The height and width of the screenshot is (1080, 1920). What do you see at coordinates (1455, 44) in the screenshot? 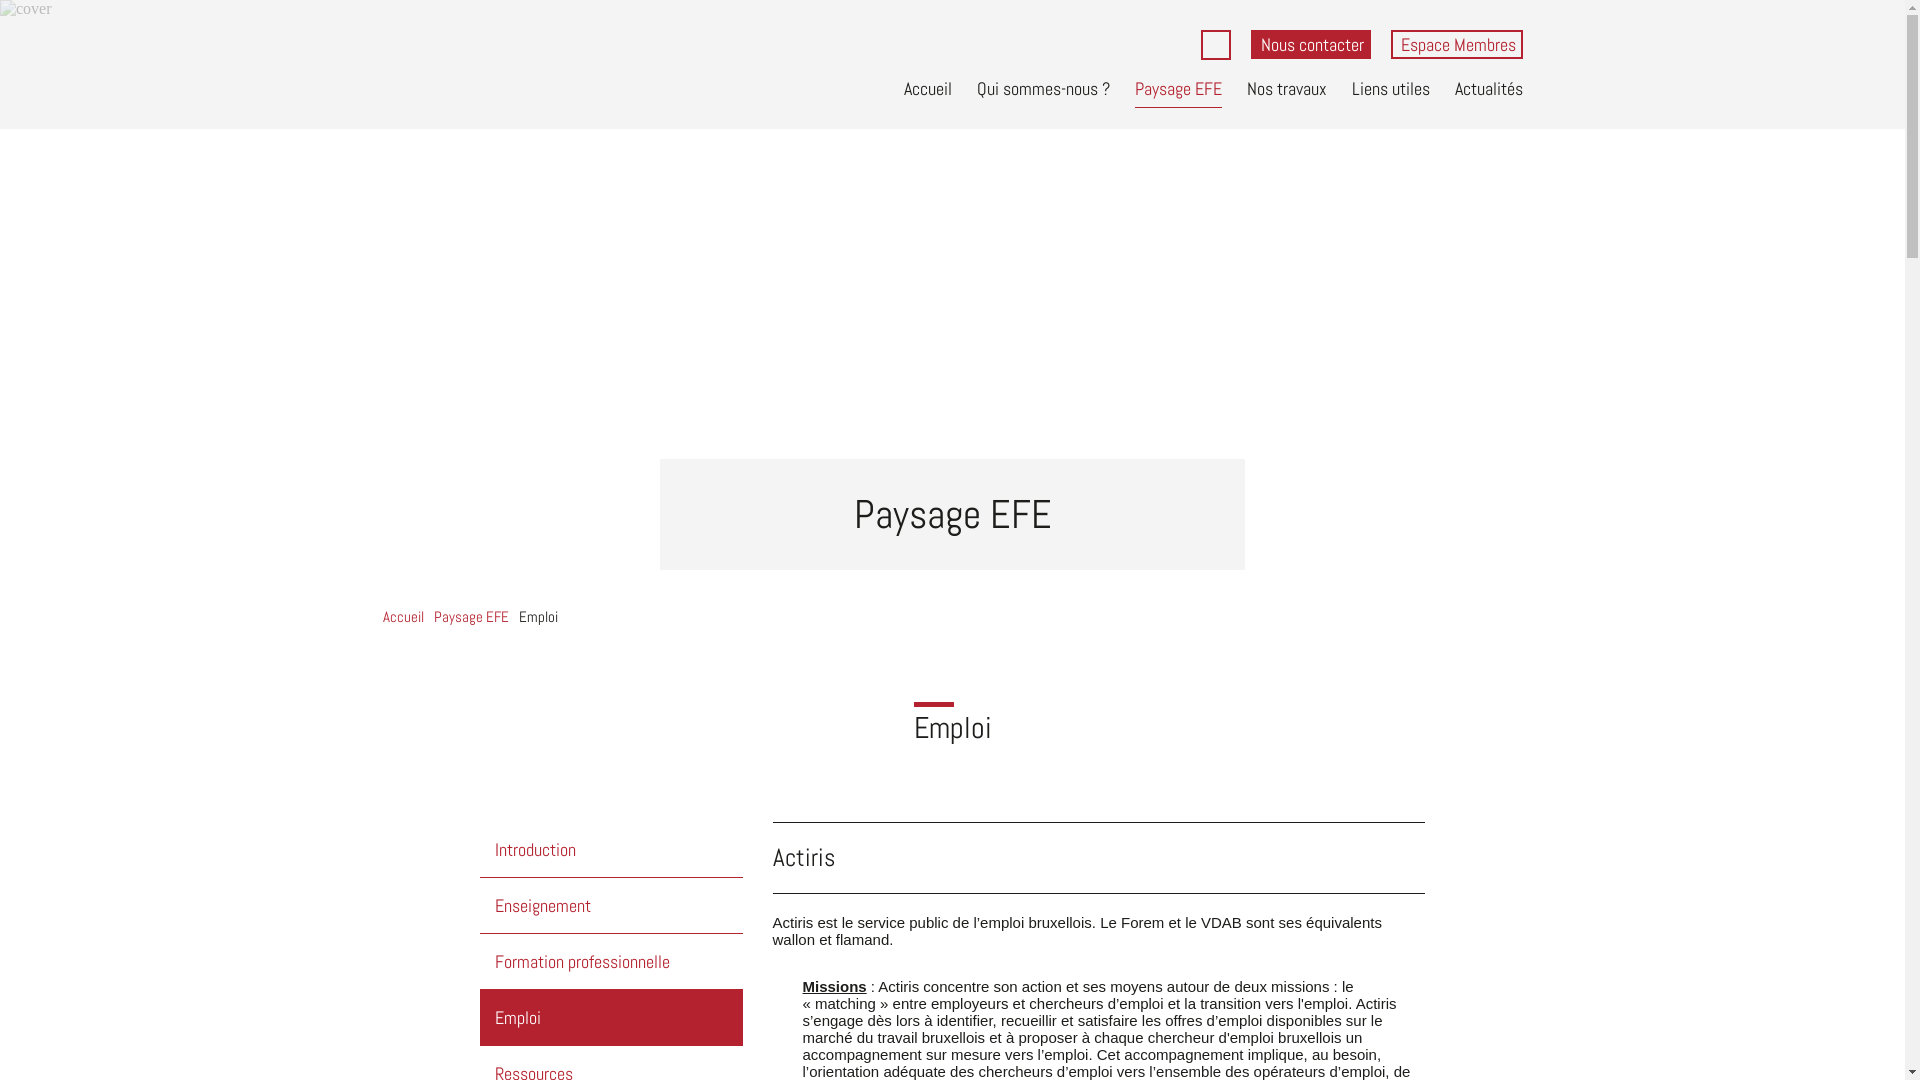
I see `'Espace Membres'` at bounding box center [1455, 44].